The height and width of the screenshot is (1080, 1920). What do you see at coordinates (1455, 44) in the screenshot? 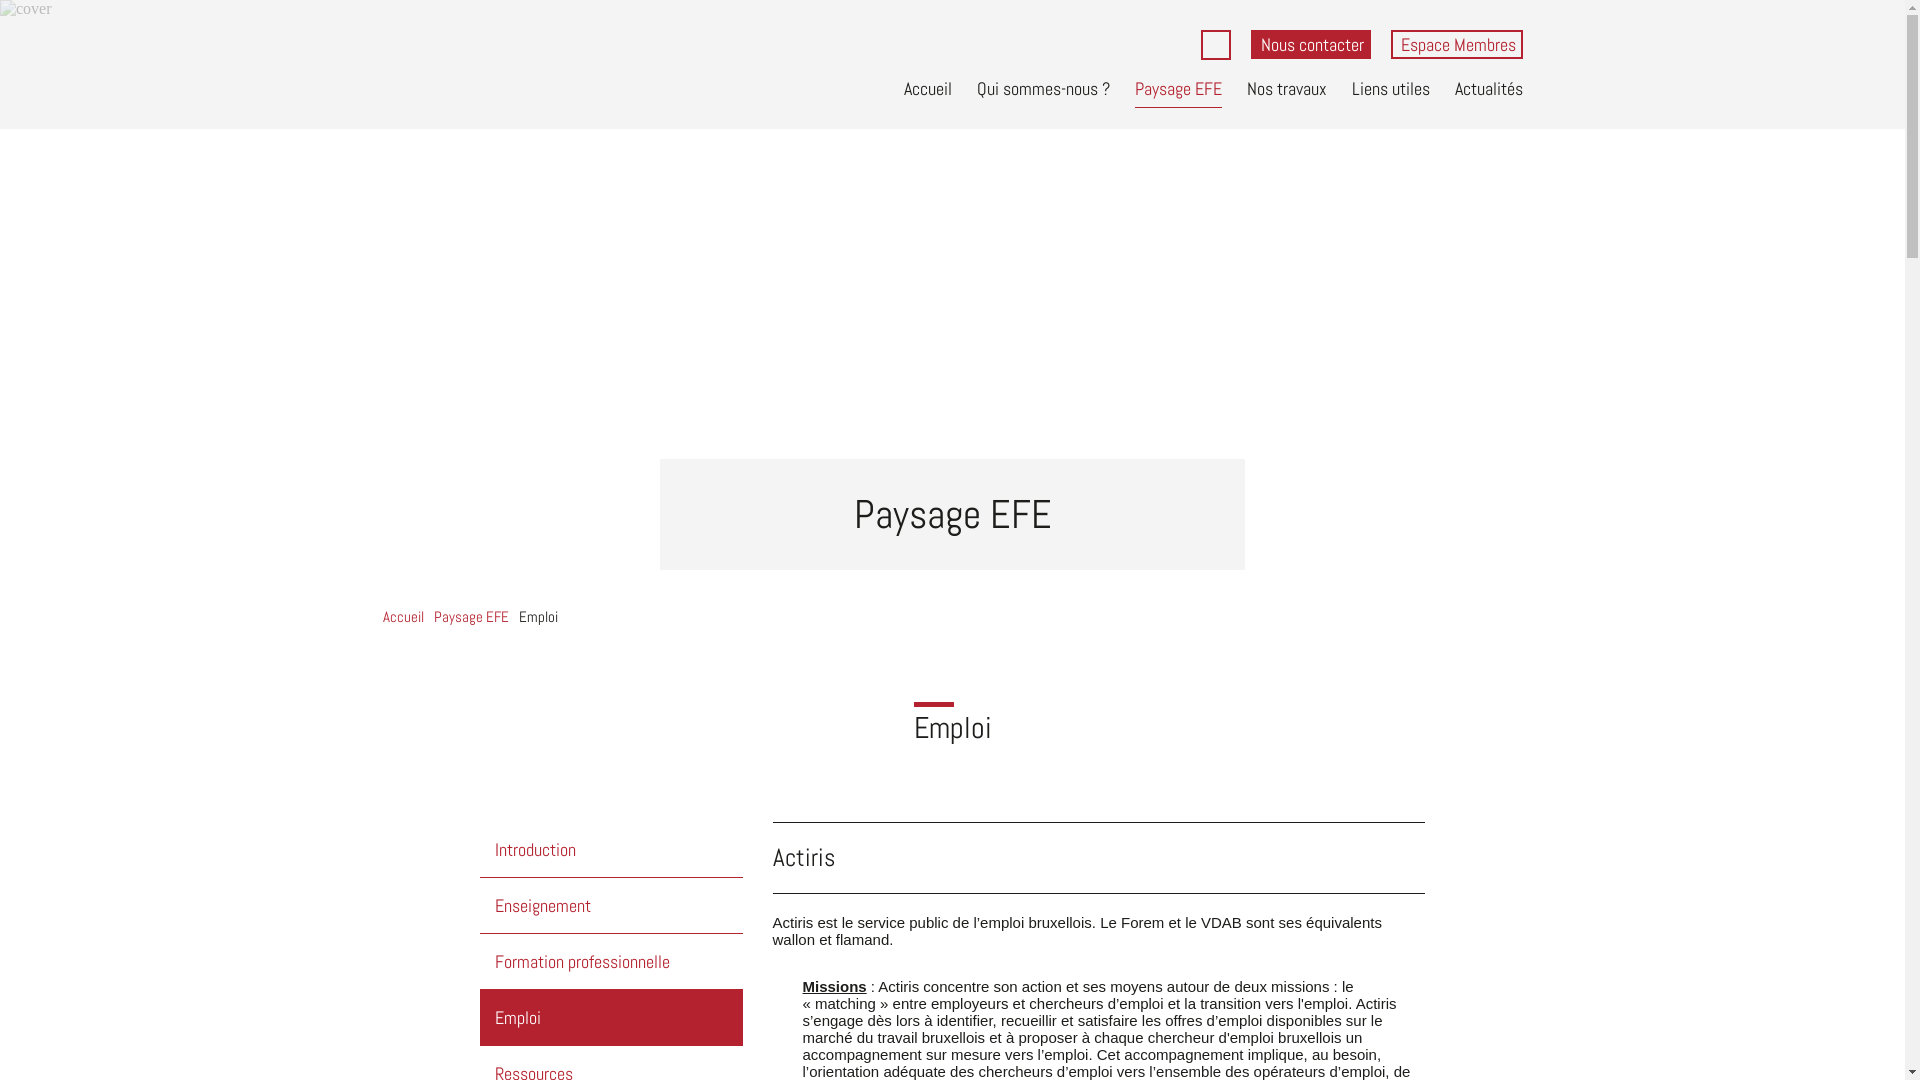
I see `'Espace Membres'` at bounding box center [1455, 44].